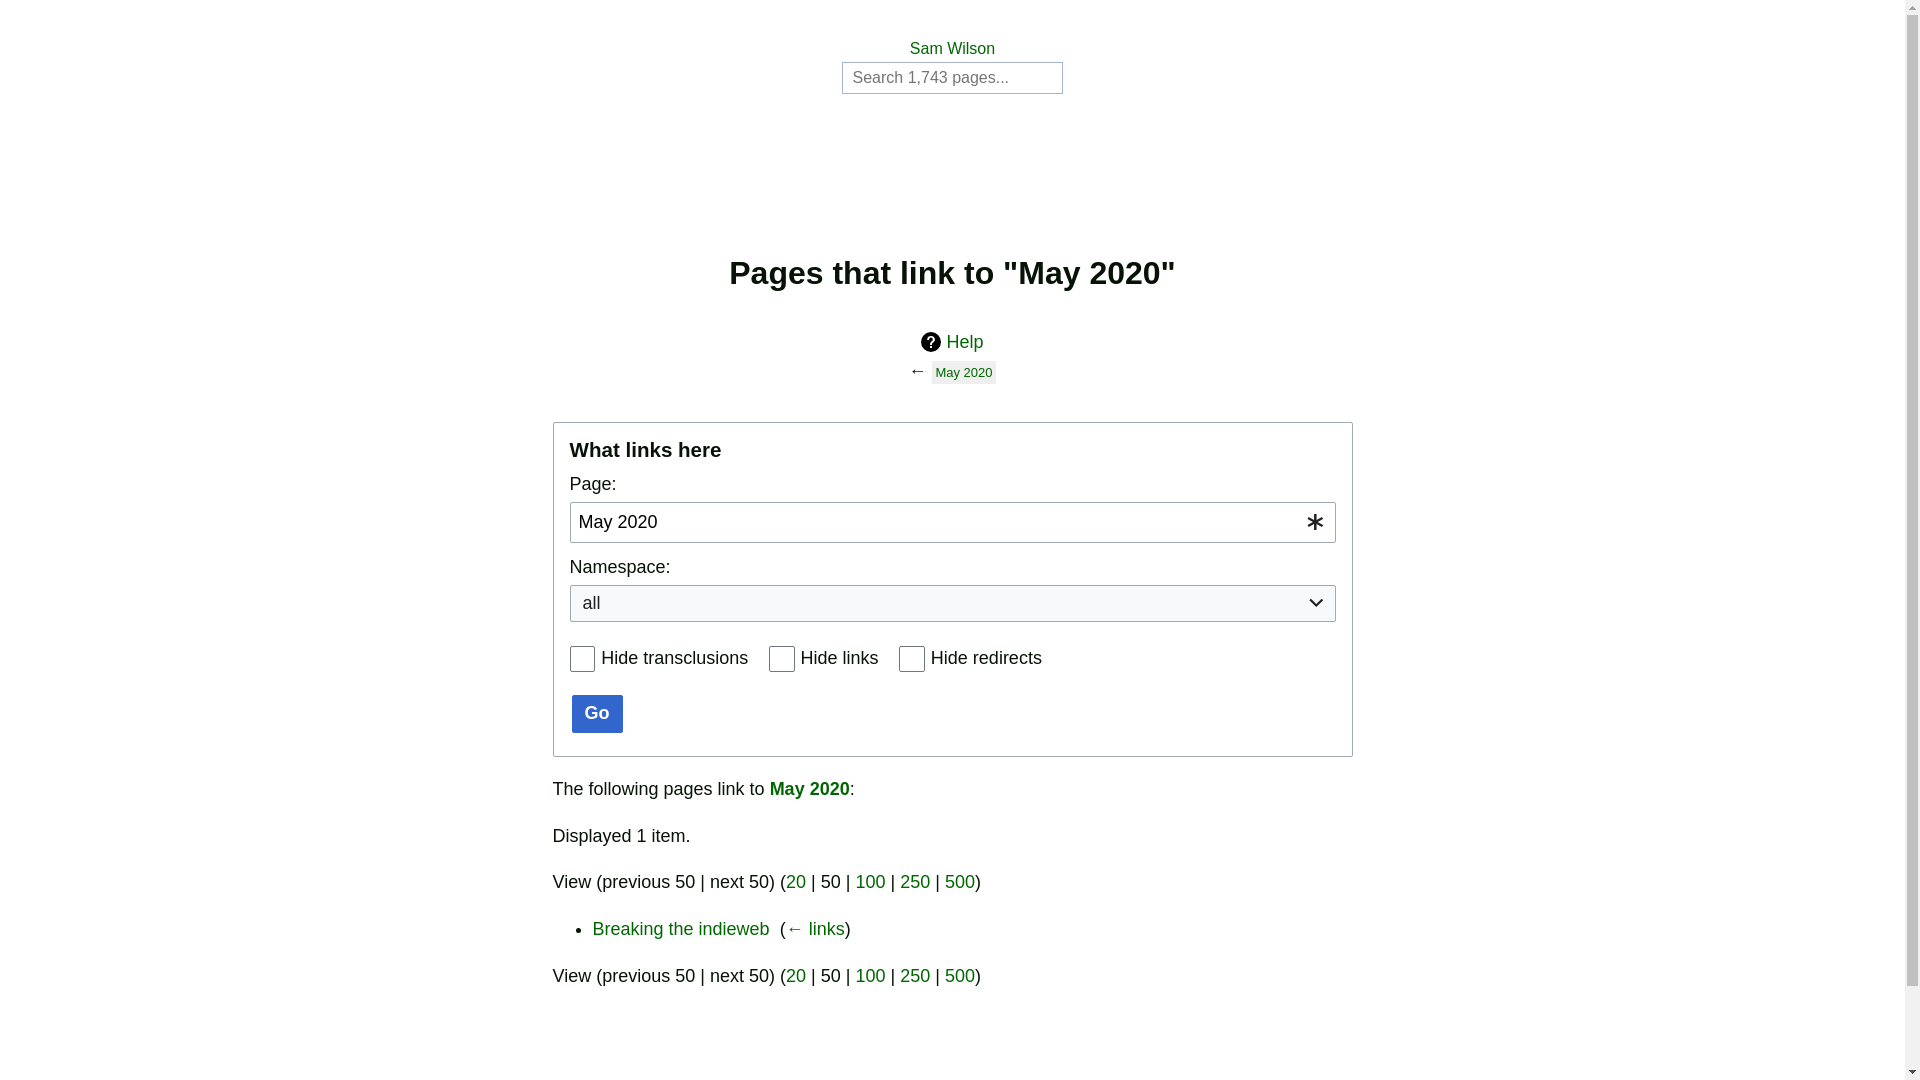 The width and height of the screenshot is (1920, 1080). What do you see at coordinates (795, 974) in the screenshot?
I see `'20'` at bounding box center [795, 974].